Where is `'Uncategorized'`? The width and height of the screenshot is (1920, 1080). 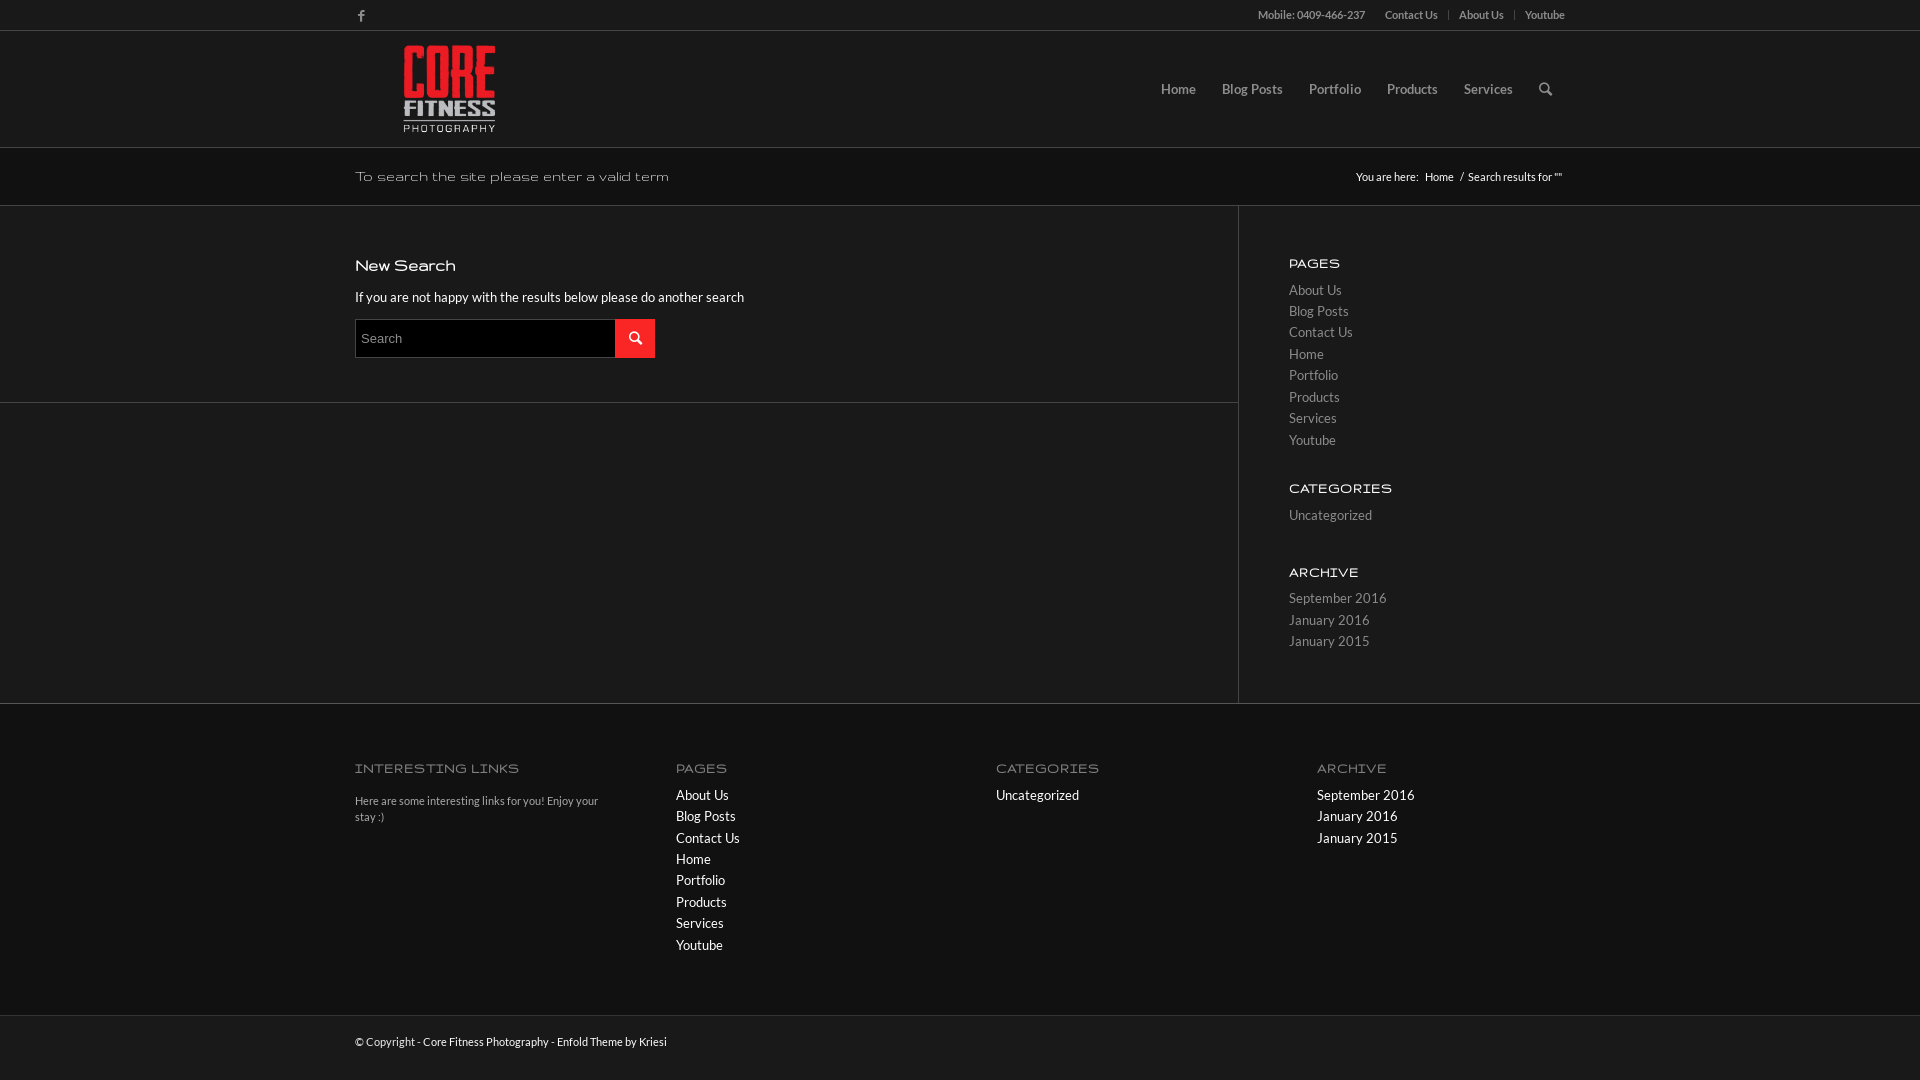
'Uncategorized' is located at coordinates (1037, 793).